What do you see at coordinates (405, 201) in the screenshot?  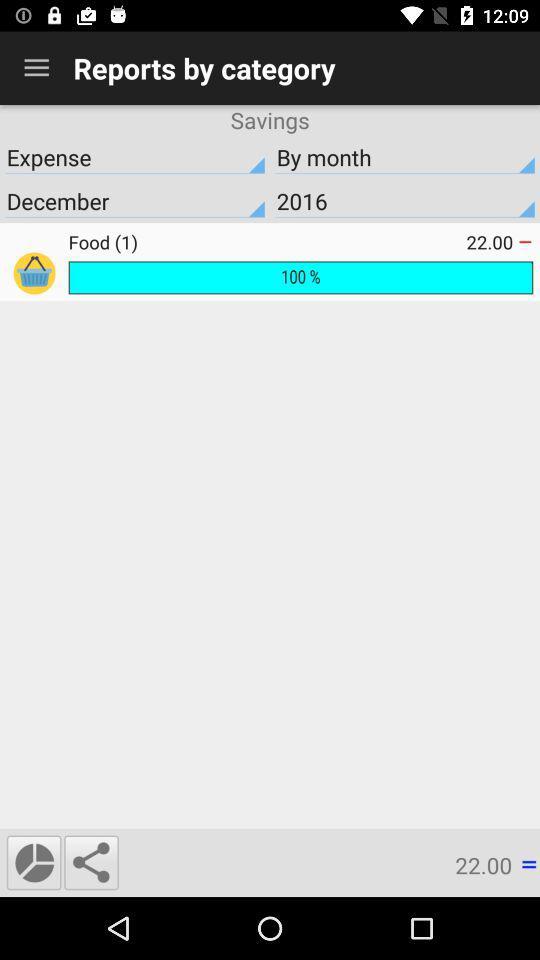 I see `item below the expense icon` at bounding box center [405, 201].